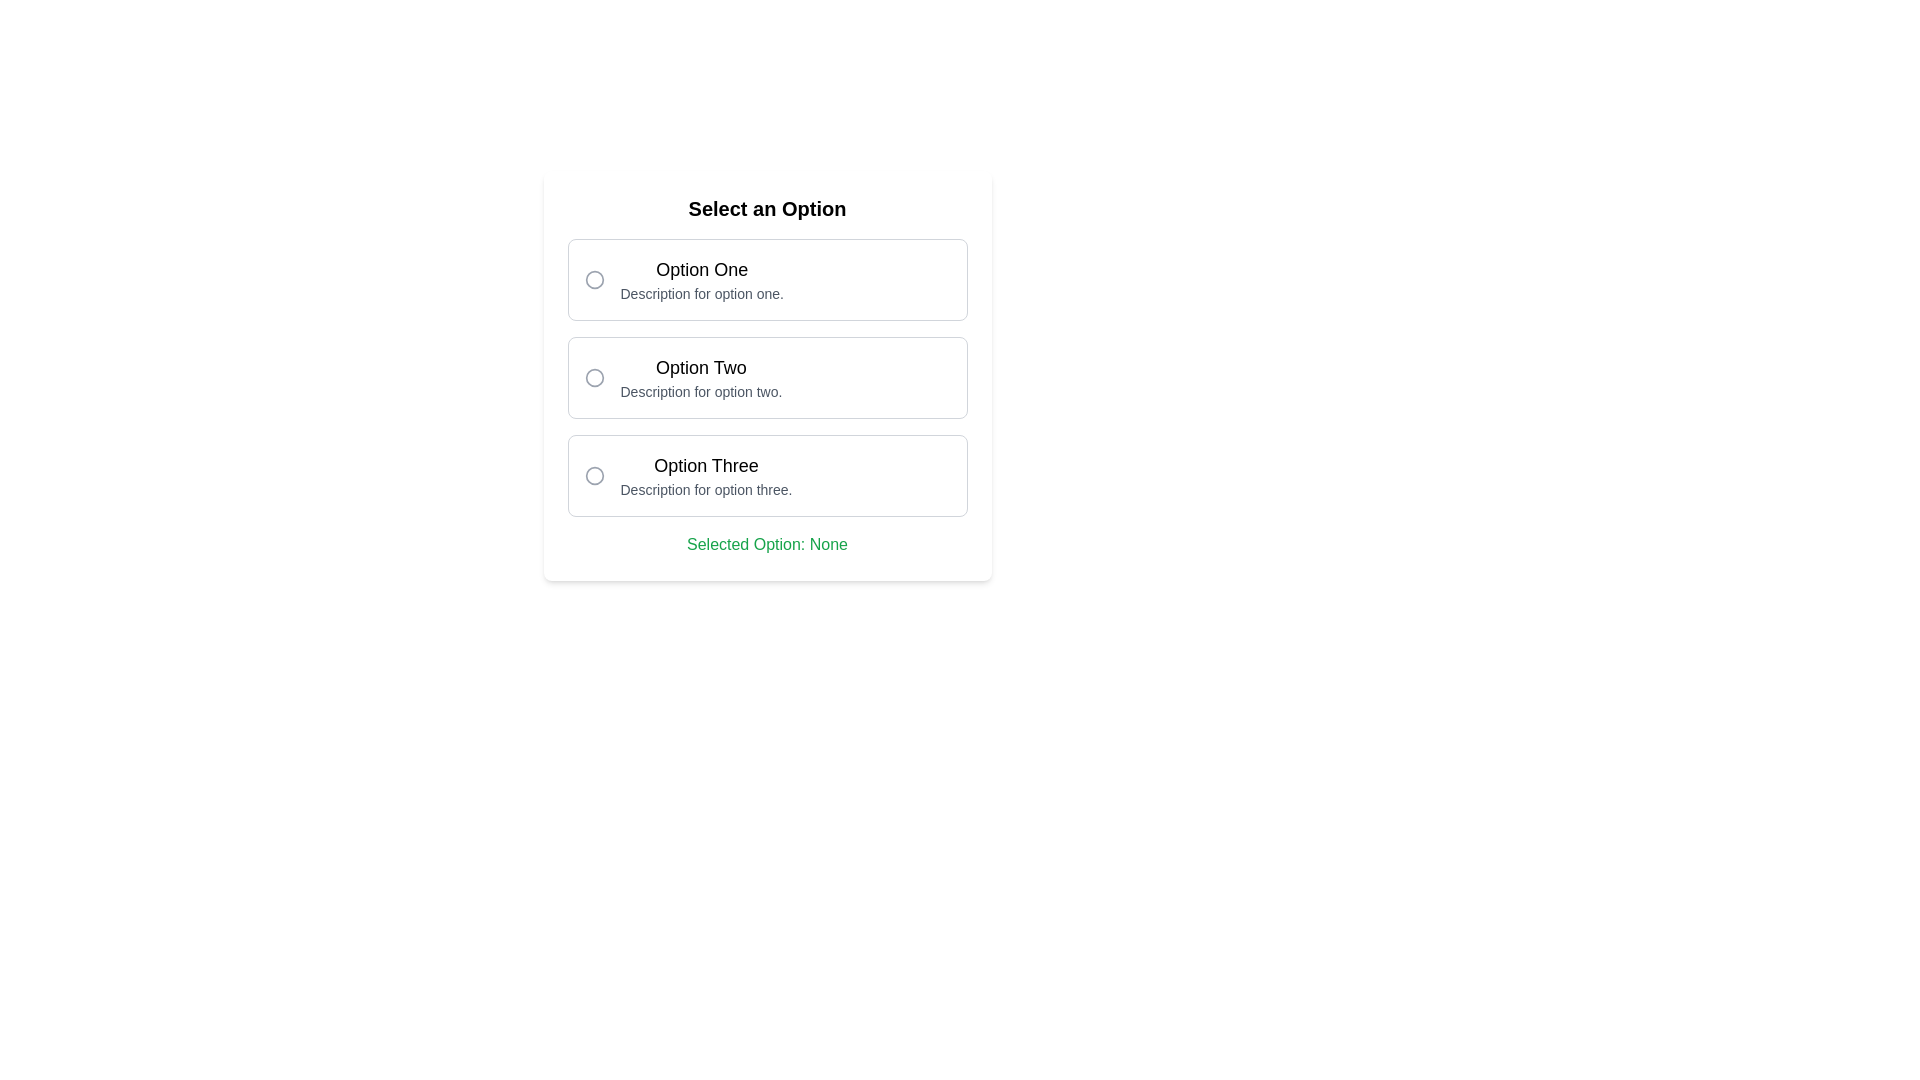 The image size is (1920, 1080). I want to click on the unselected state icon located to the left of the text 'Option Three', so click(593, 475).